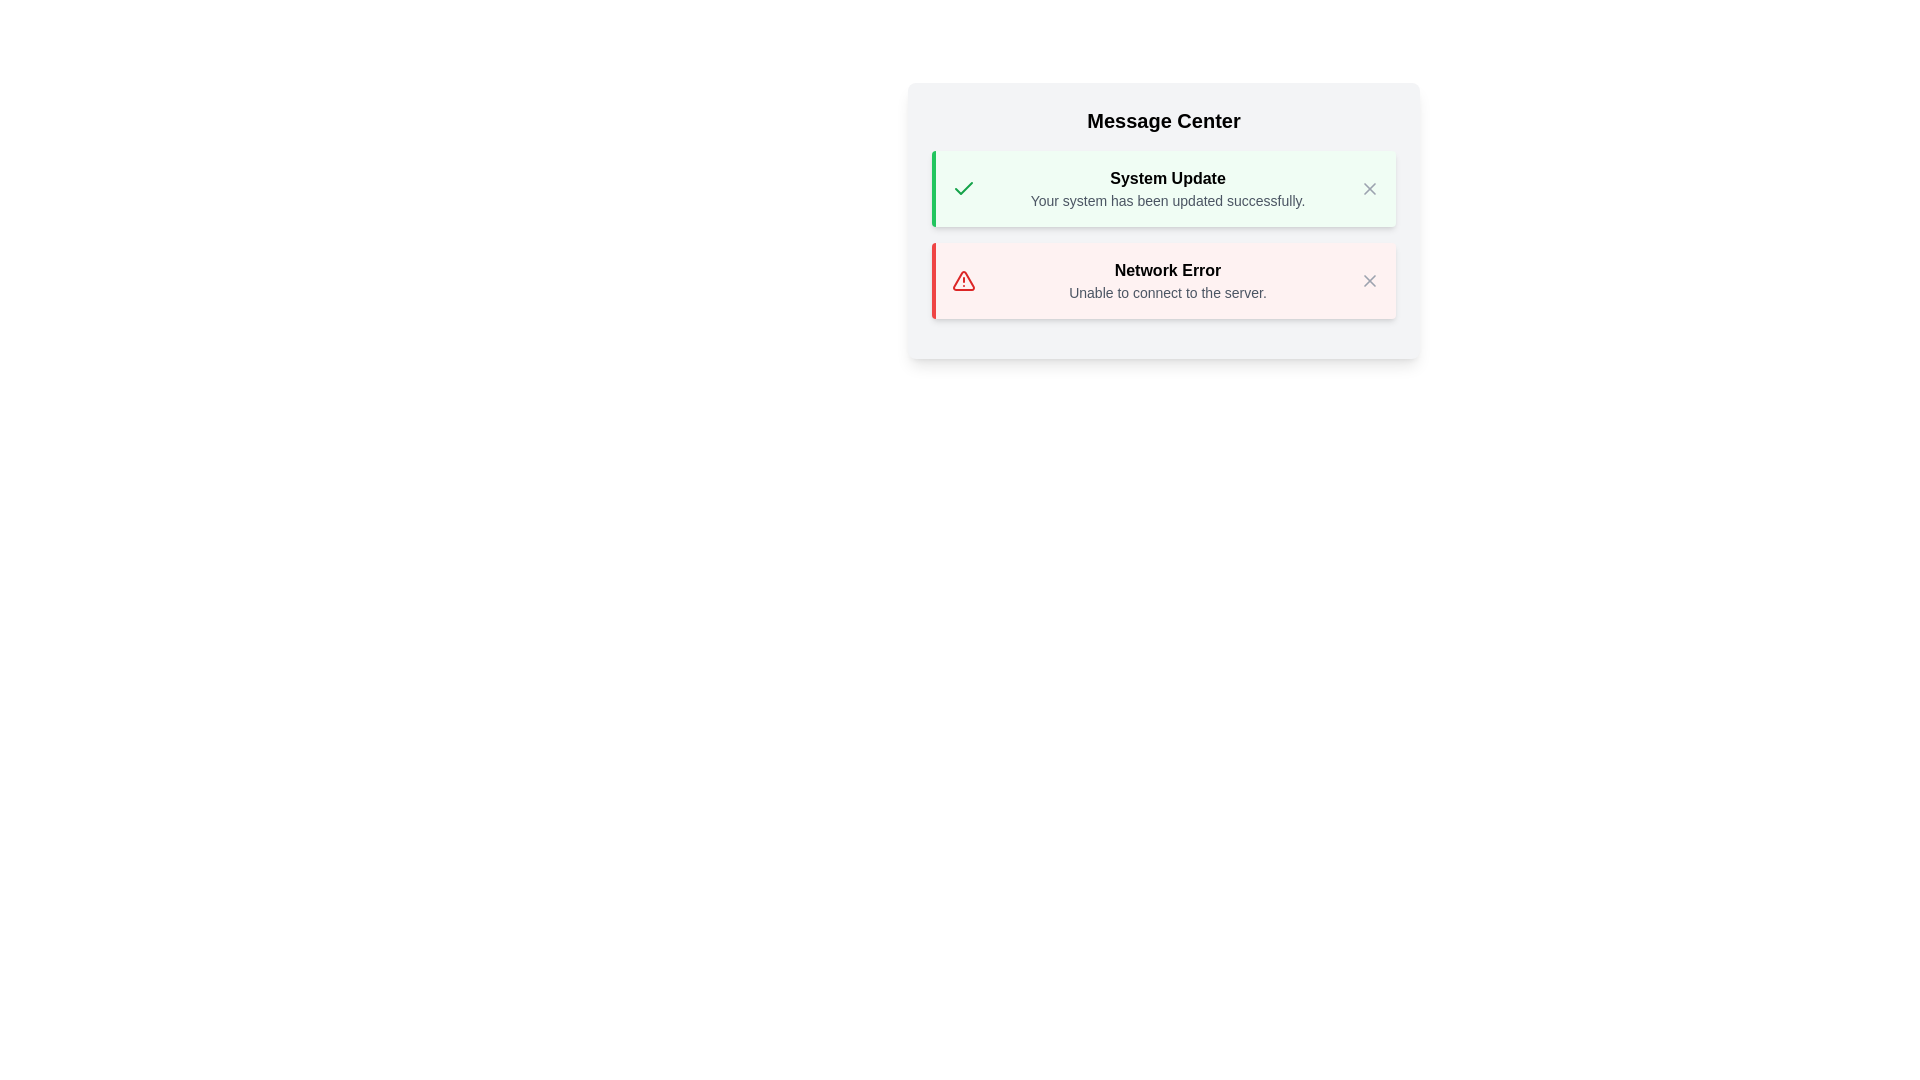 Image resolution: width=1920 pixels, height=1080 pixels. I want to click on the close button for the 'System Update' notification, so click(1368, 189).